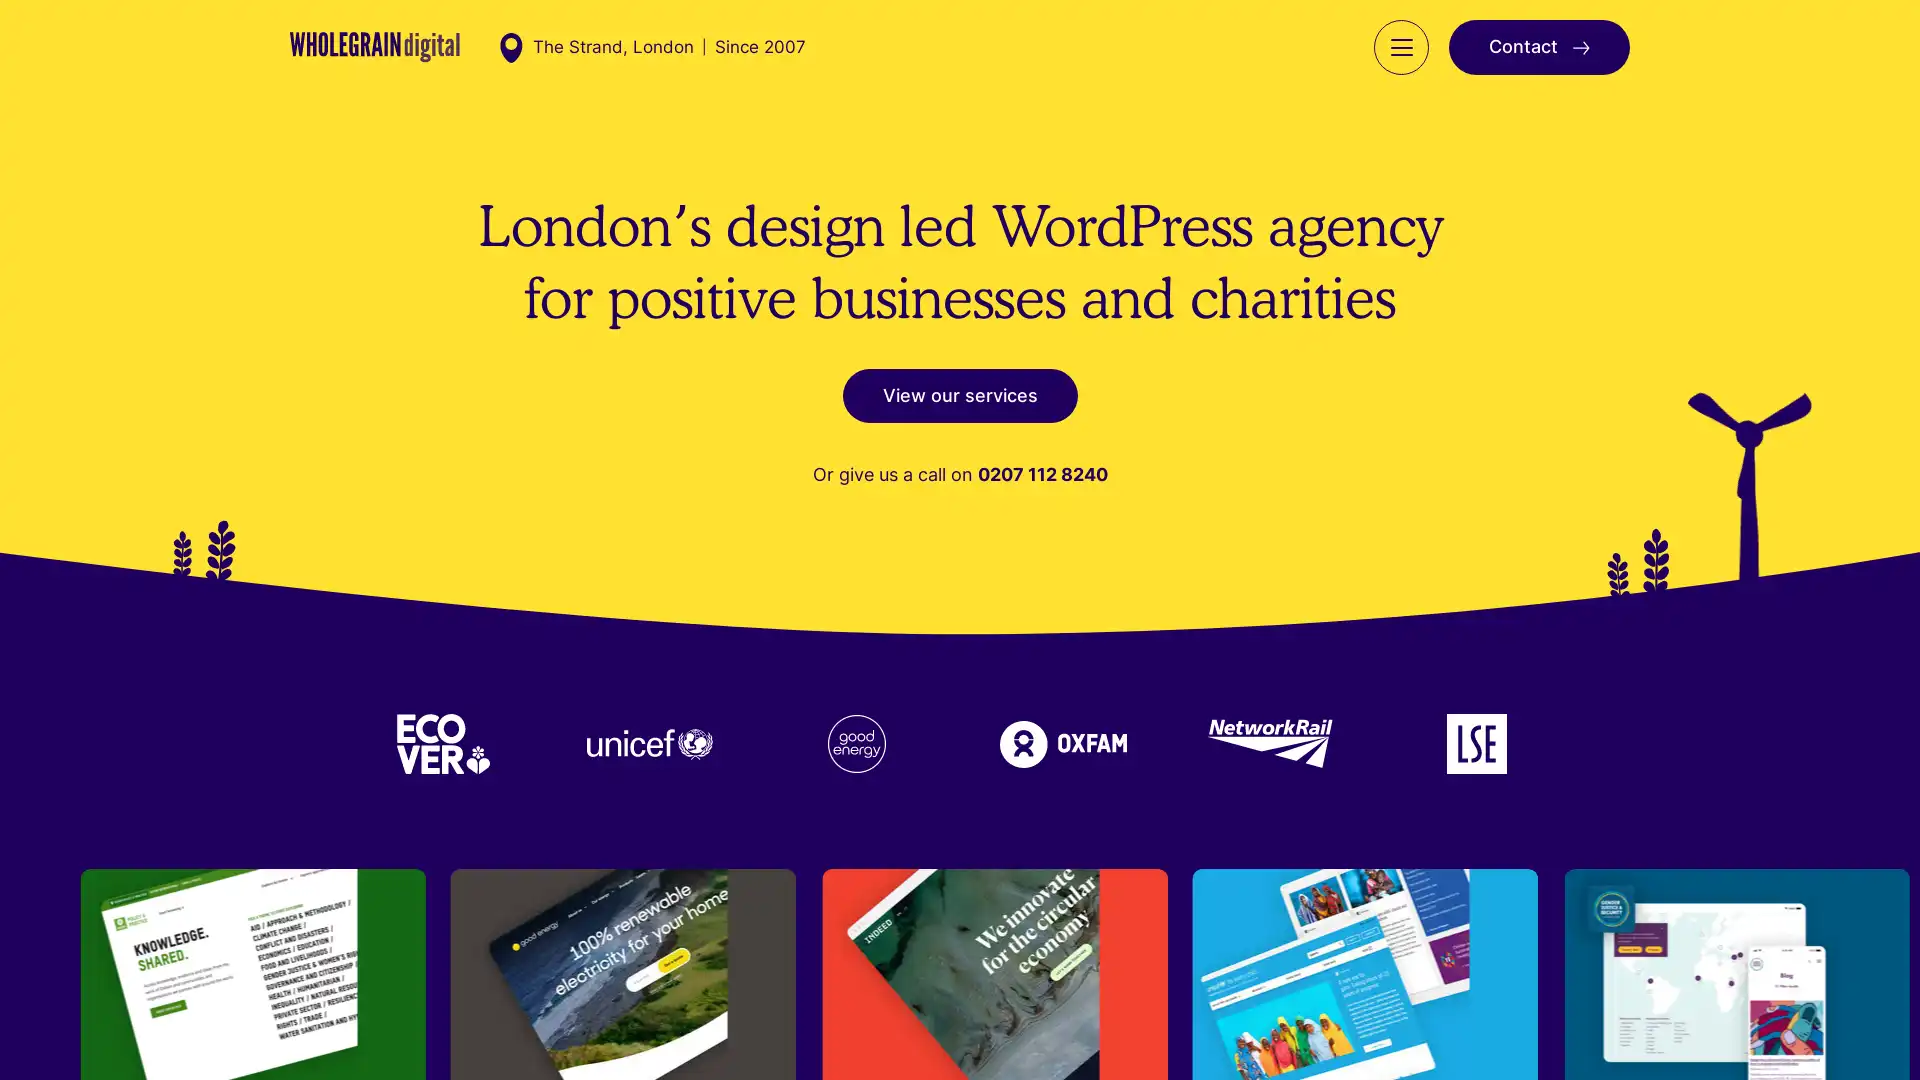 The width and height of the screenshot is (1920, 1080). Describe the element at coordinates (1400, 66) in the screenshot. I see `Open menu` at that location.